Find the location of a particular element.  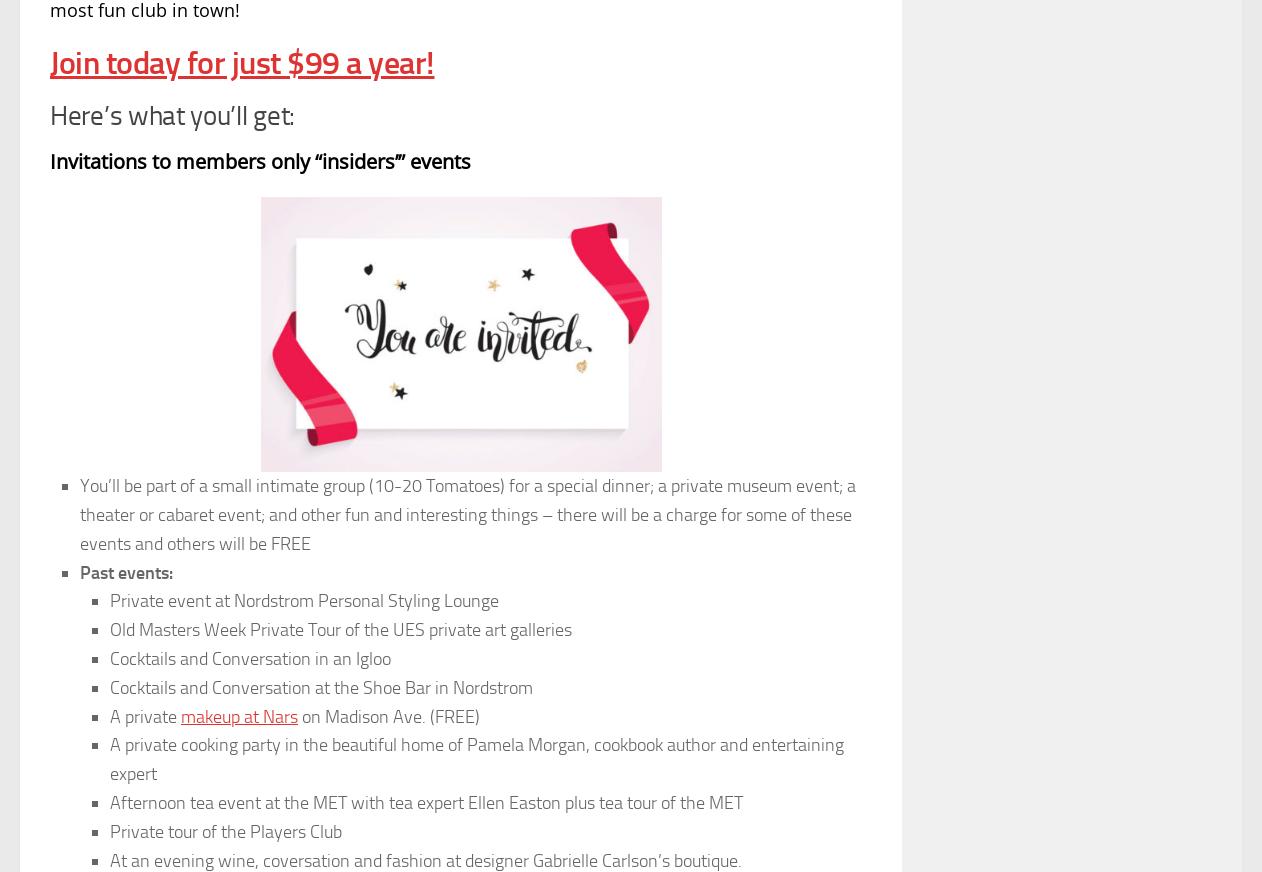

'Here’s what you’ll get:' is located at coordinates (171, 115).